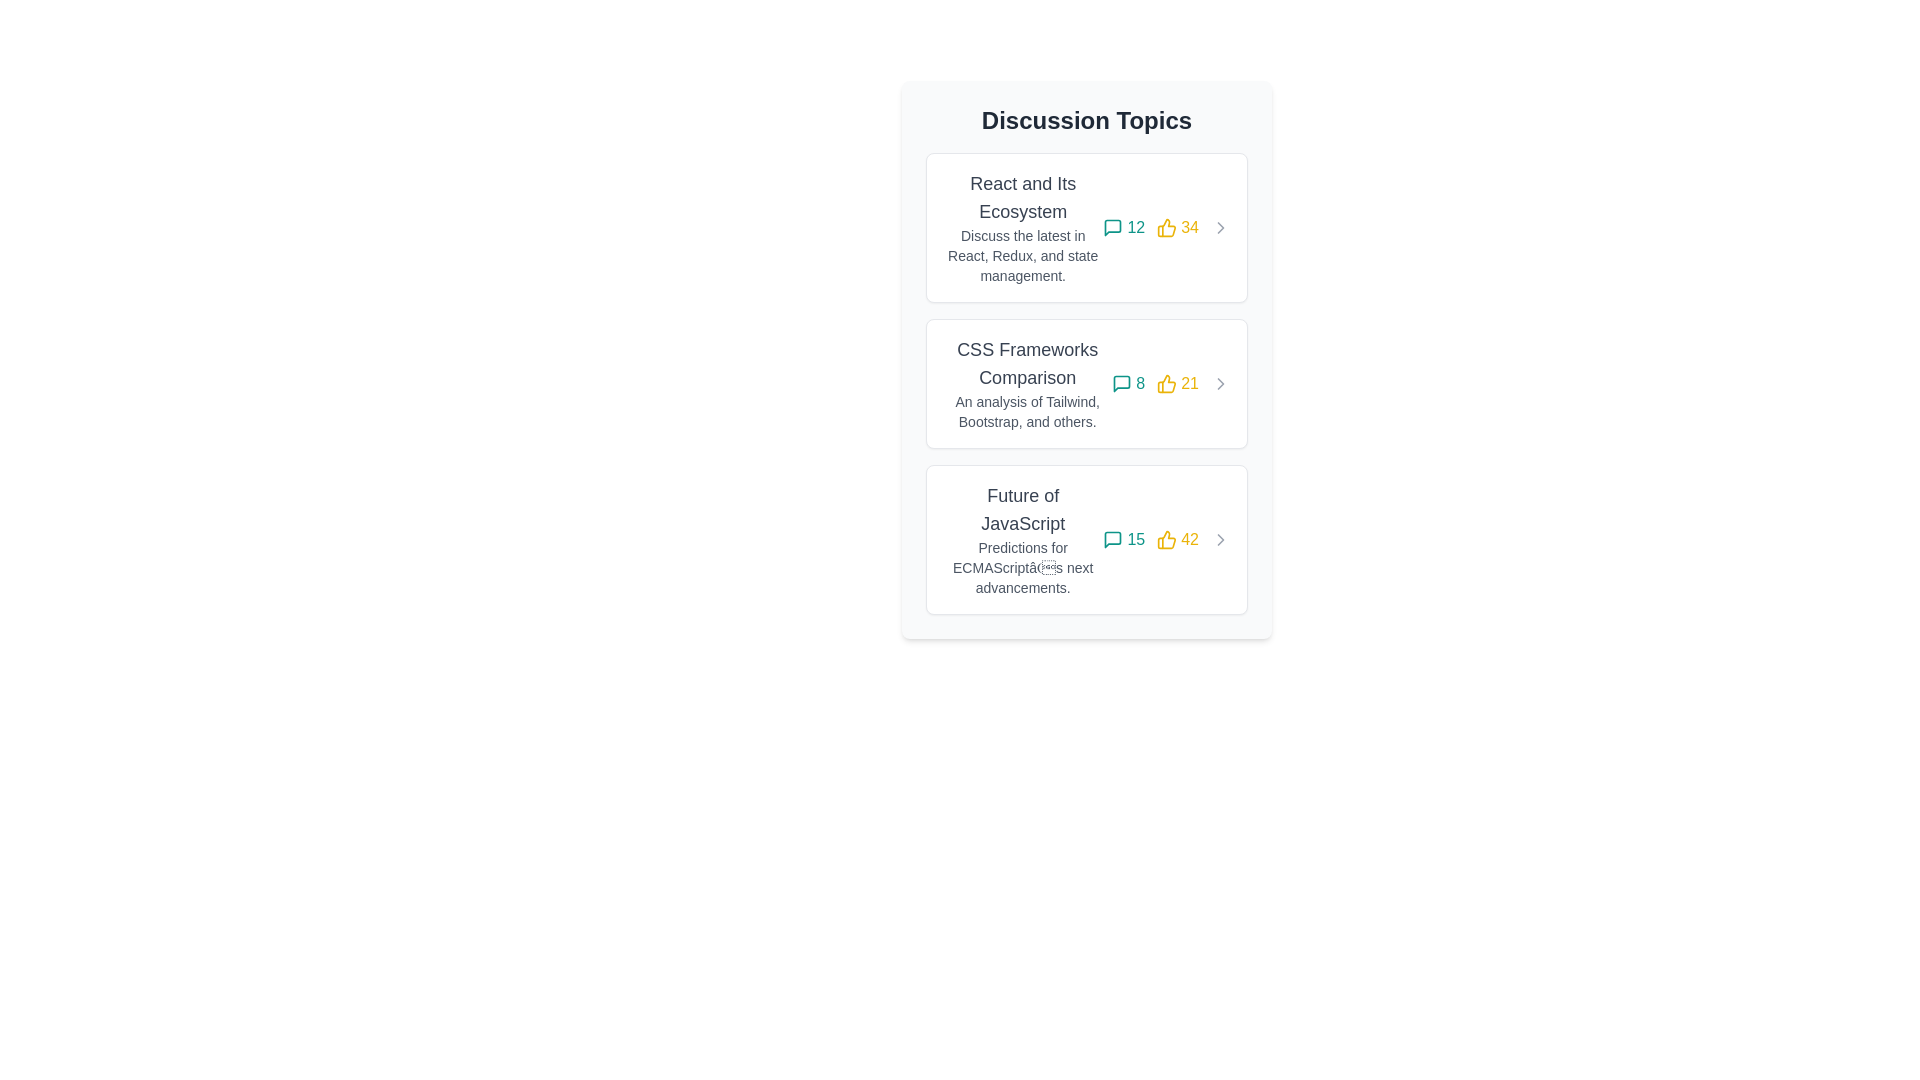 The width and height of the screenshot is (1920, 1080). I want to click on the chevron-shaped arrow icon pointing towards the right, located in the 'CSS Frameworks Comparison' section, adjacent to the numerical '21', so click(1219, 384).